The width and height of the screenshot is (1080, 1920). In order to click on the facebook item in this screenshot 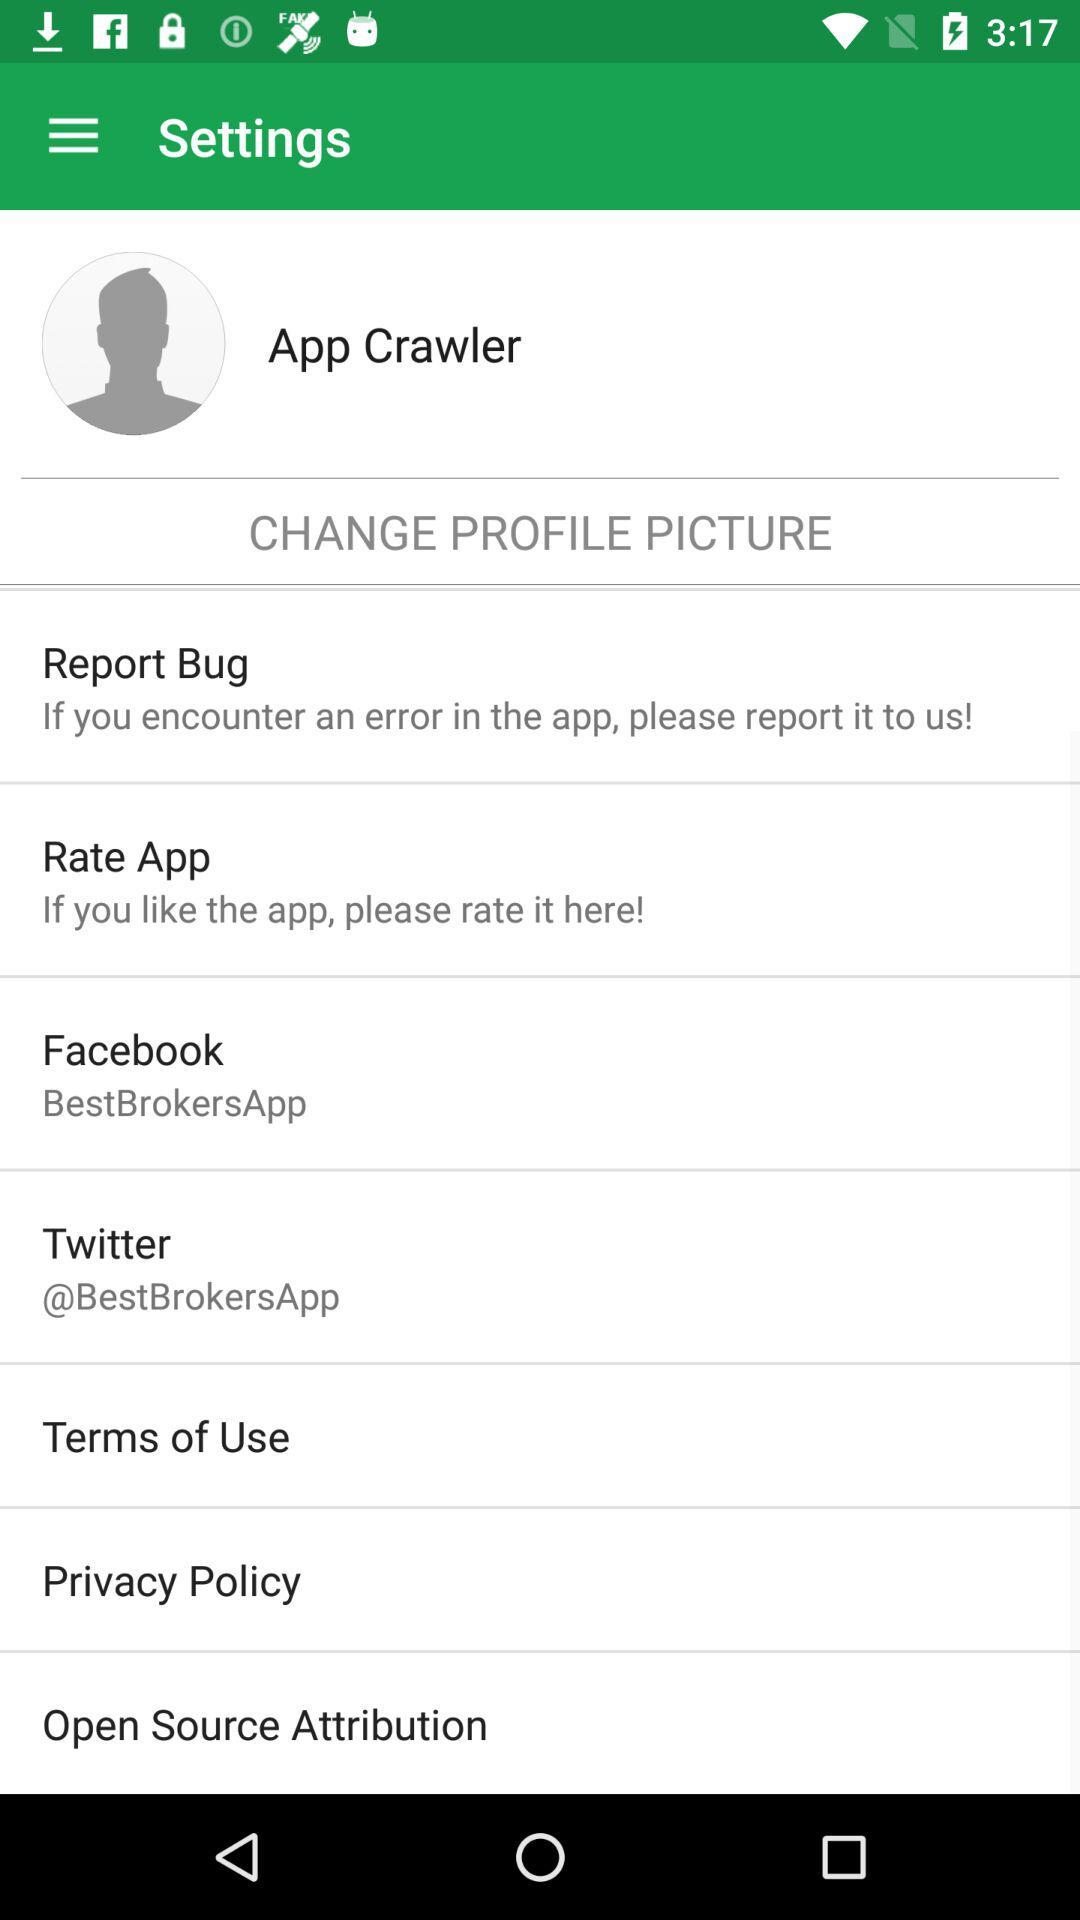, I will do `click(132, 1047)`.